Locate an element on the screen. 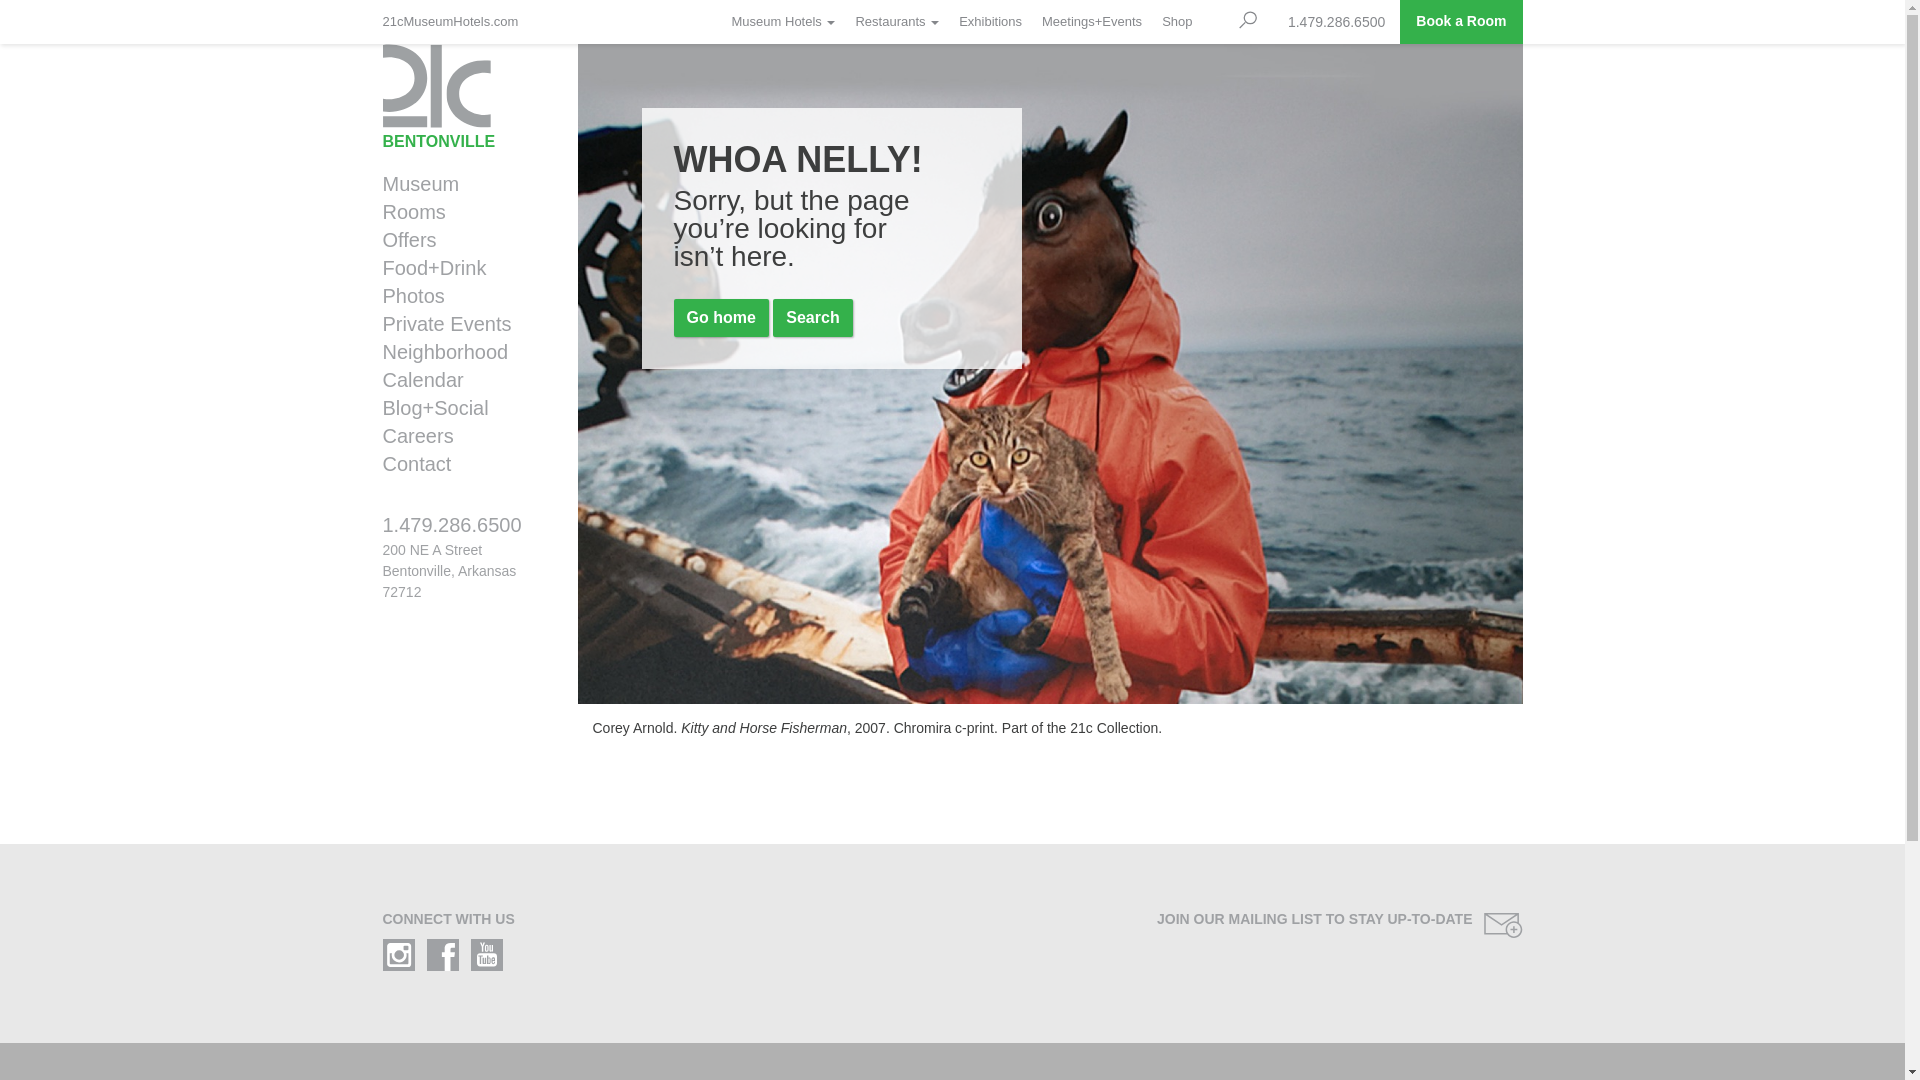 Image resolution: width=1920 pixels, height=1080 pixels. 'Go home' is located at coordinates (720, 316).